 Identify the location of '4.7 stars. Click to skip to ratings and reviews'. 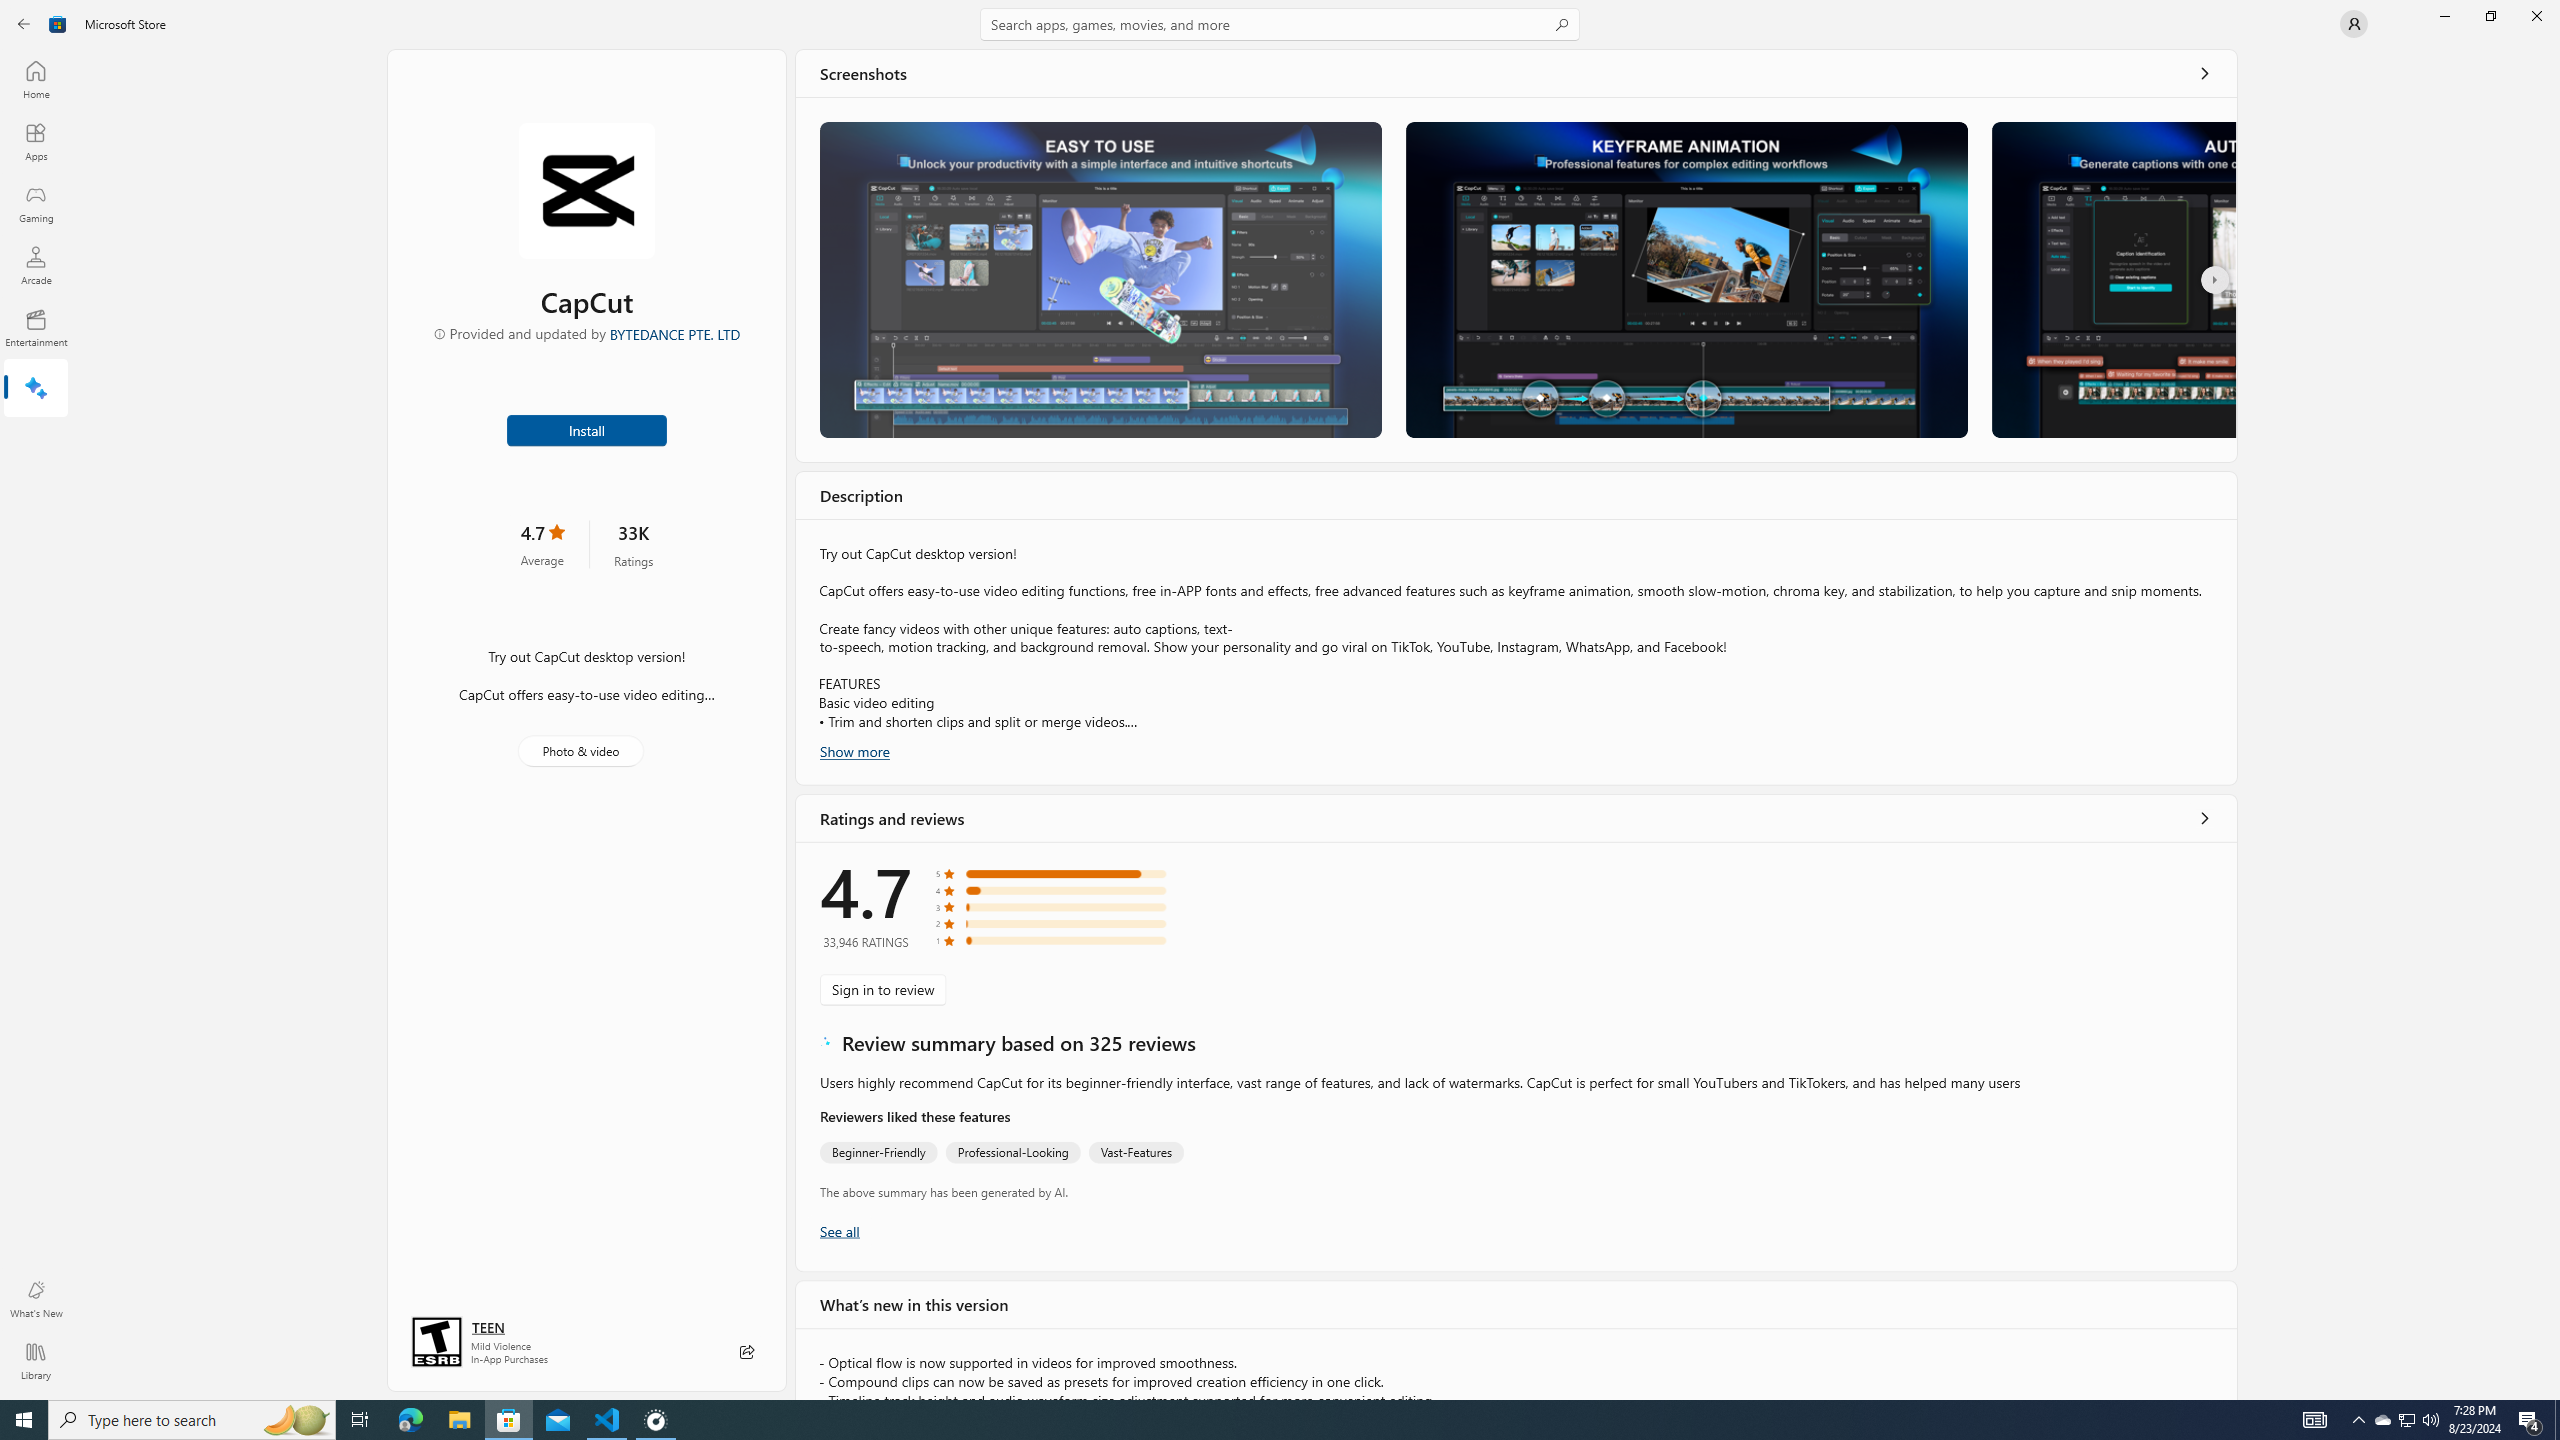
(541, 543).